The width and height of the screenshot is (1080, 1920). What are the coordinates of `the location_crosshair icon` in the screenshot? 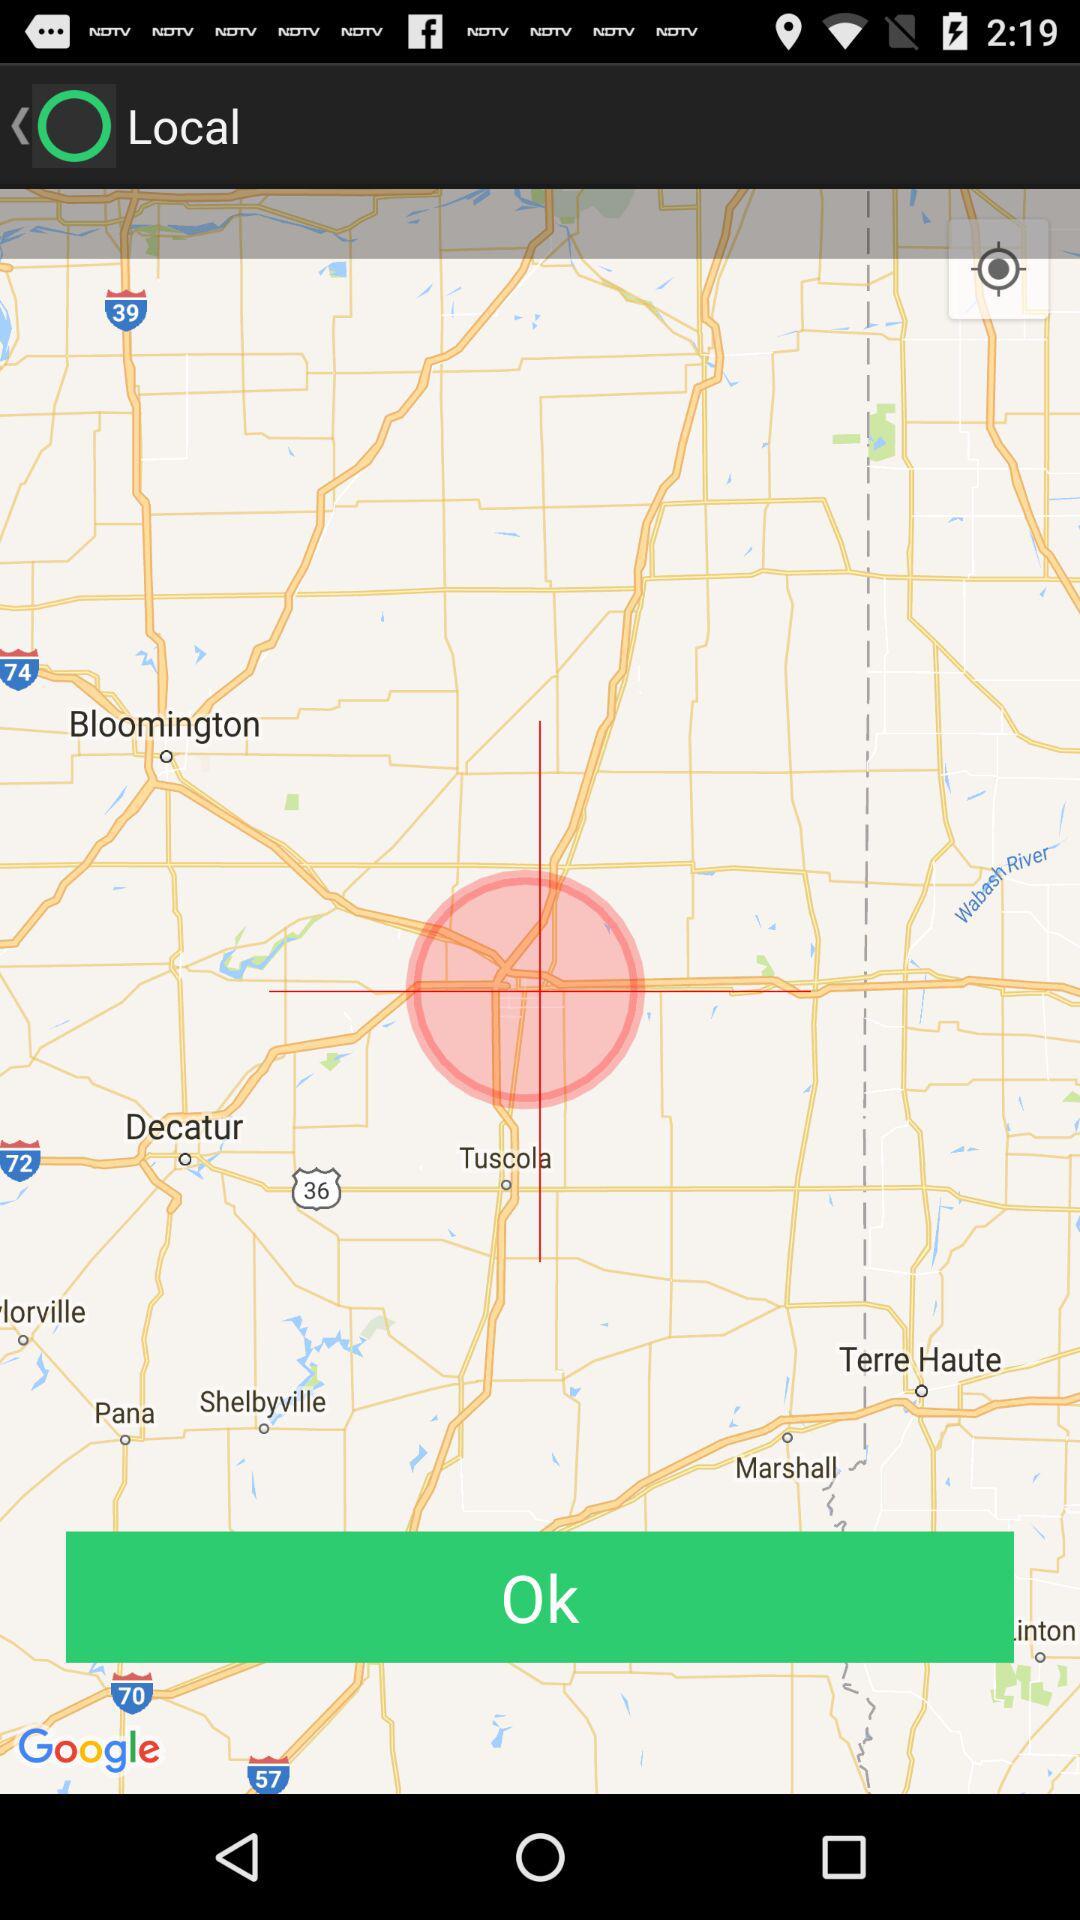 It's located at (998, 288).